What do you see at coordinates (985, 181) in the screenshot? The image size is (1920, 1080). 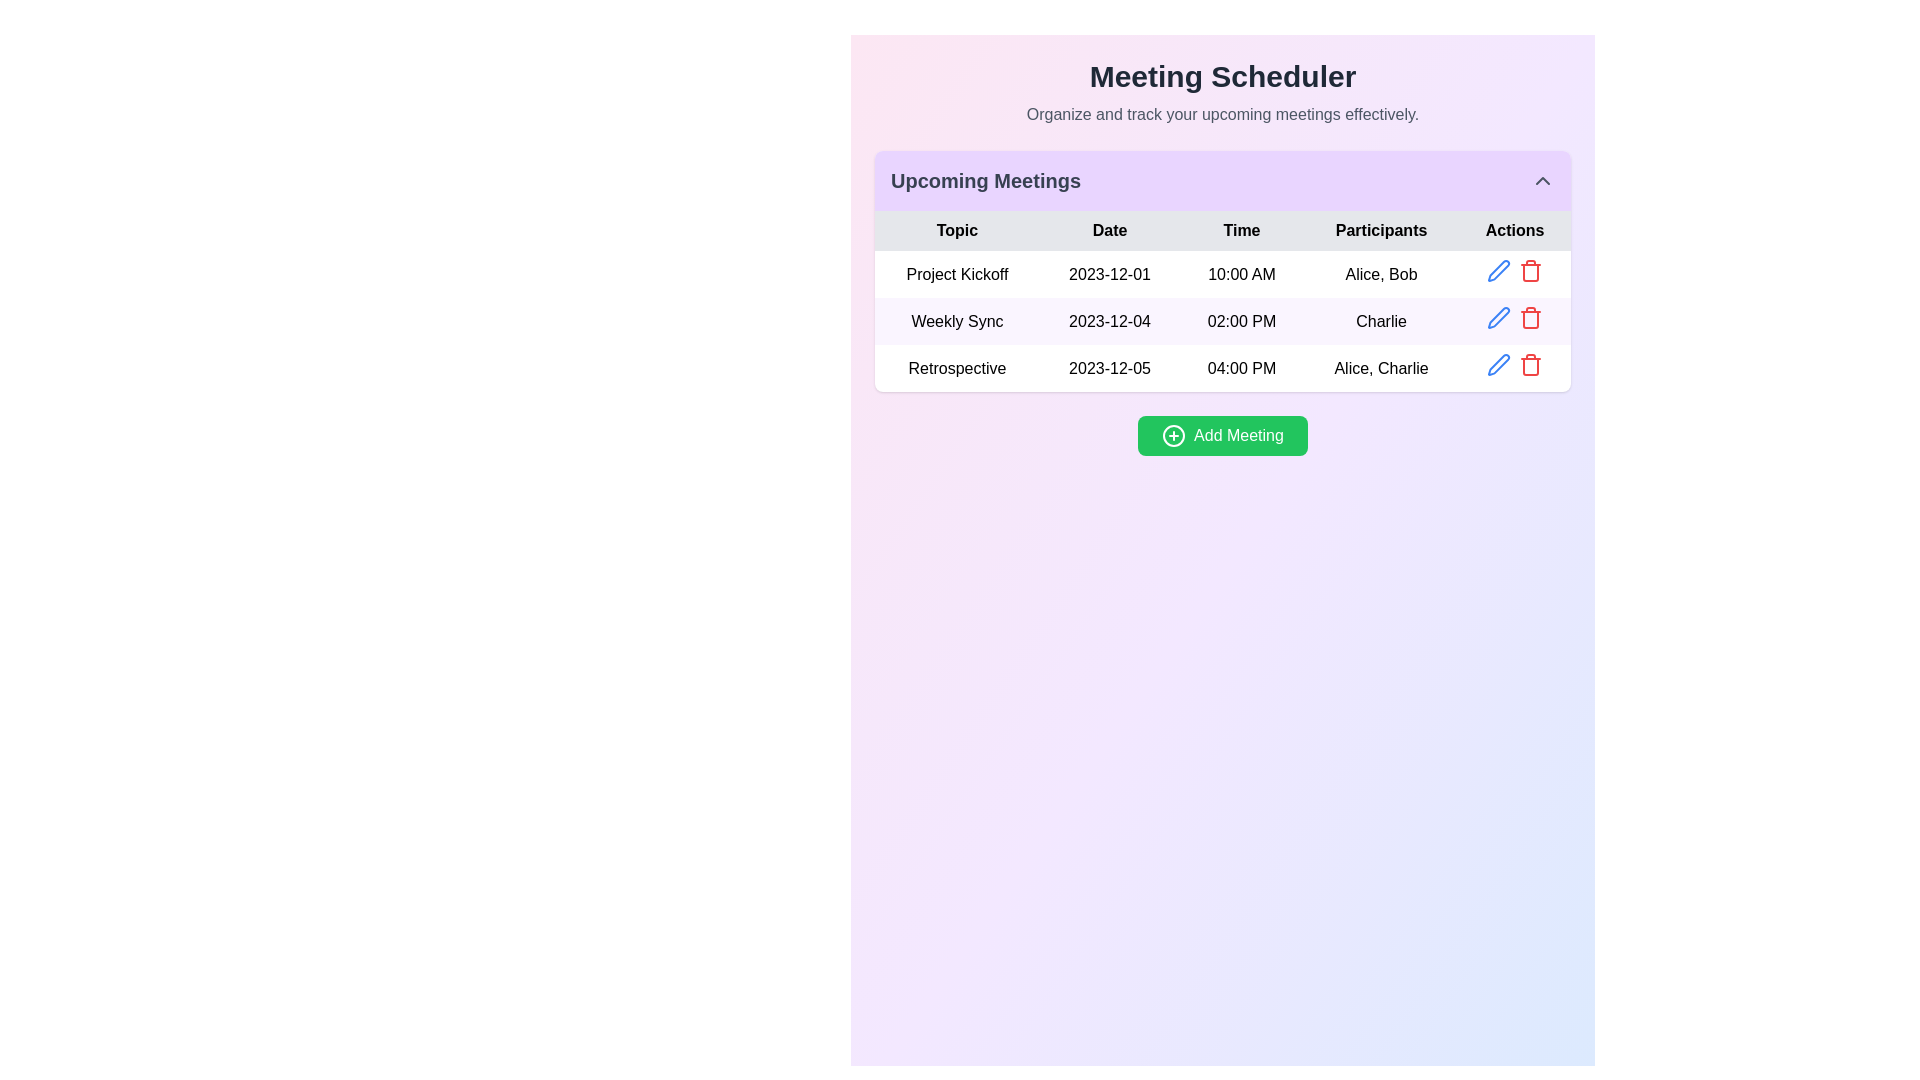 I see `static text element that serves as a section heading for upcoming meetings, positioned in a purple header bar aligned to the left` at bounding box center [985, 181].